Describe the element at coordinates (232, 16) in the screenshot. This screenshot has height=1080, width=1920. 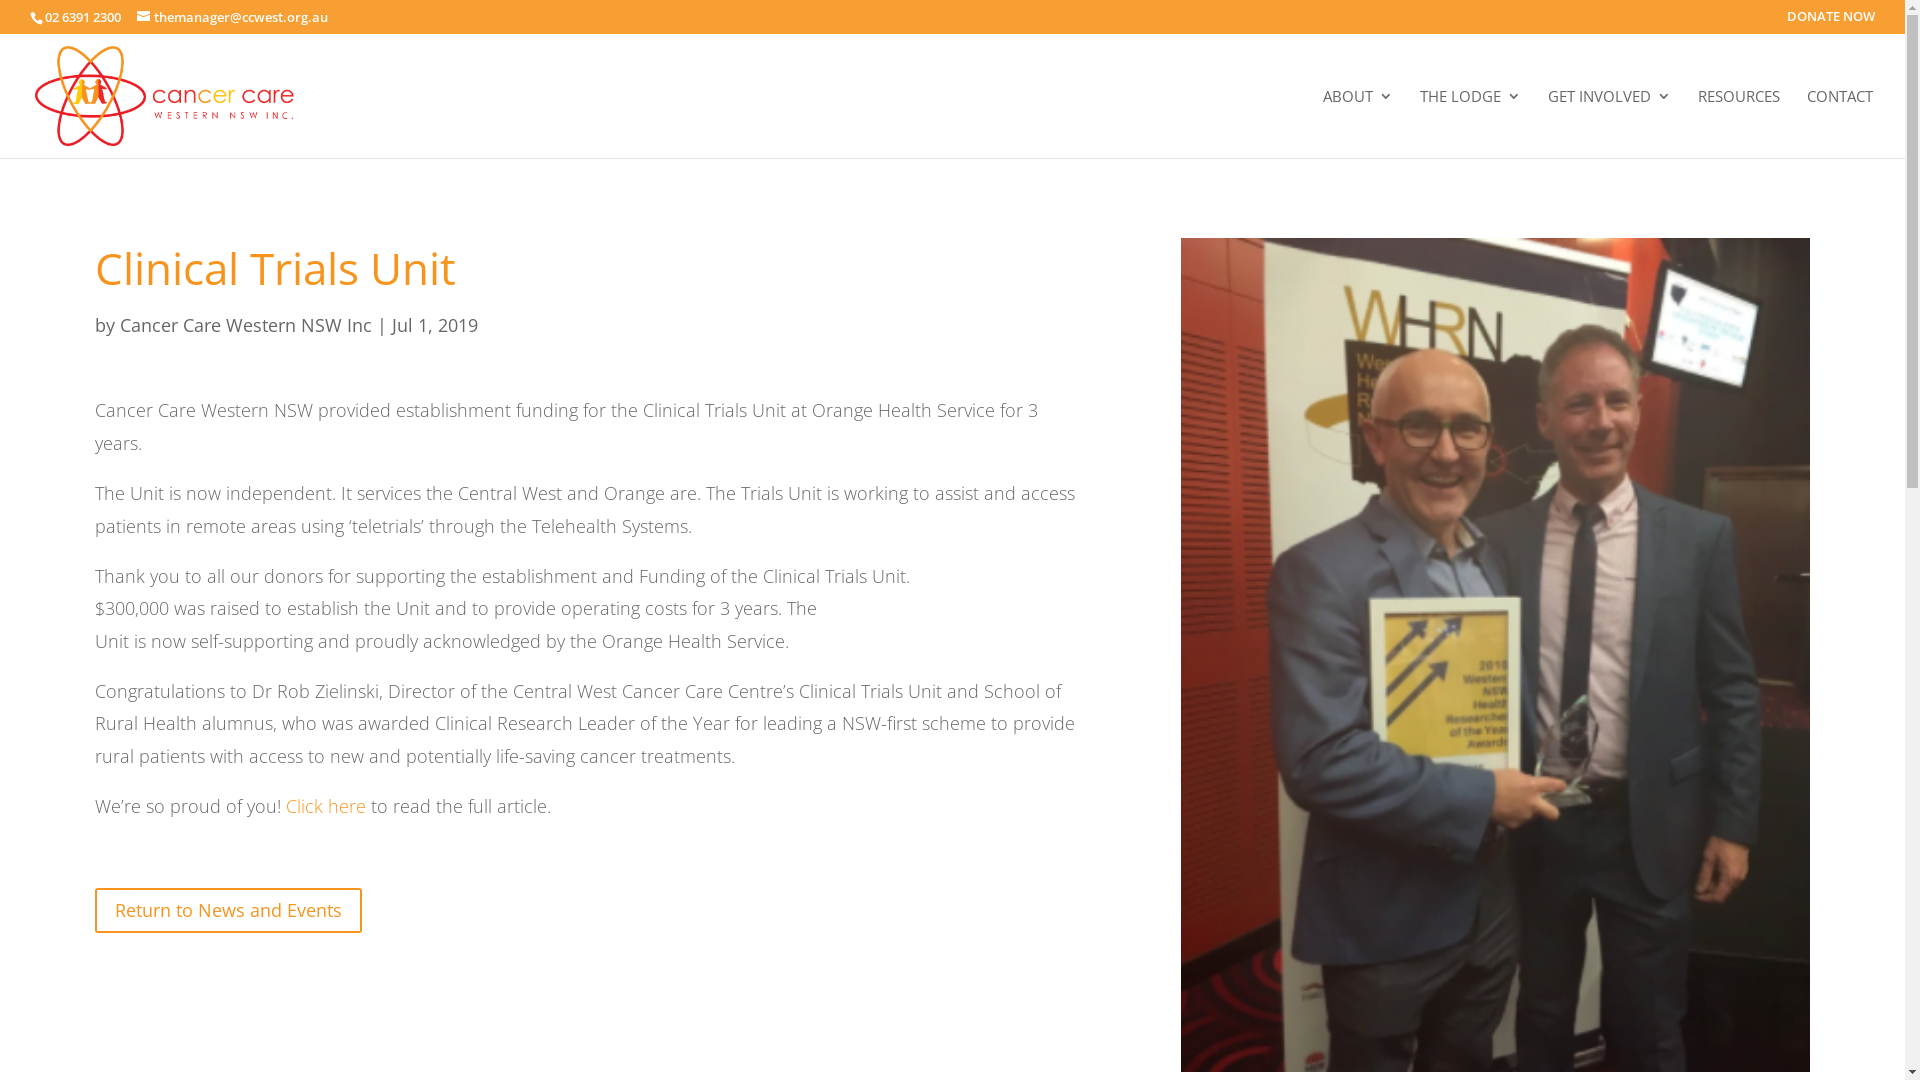
I see `'themanager@ccwest.org.au'` at that location.